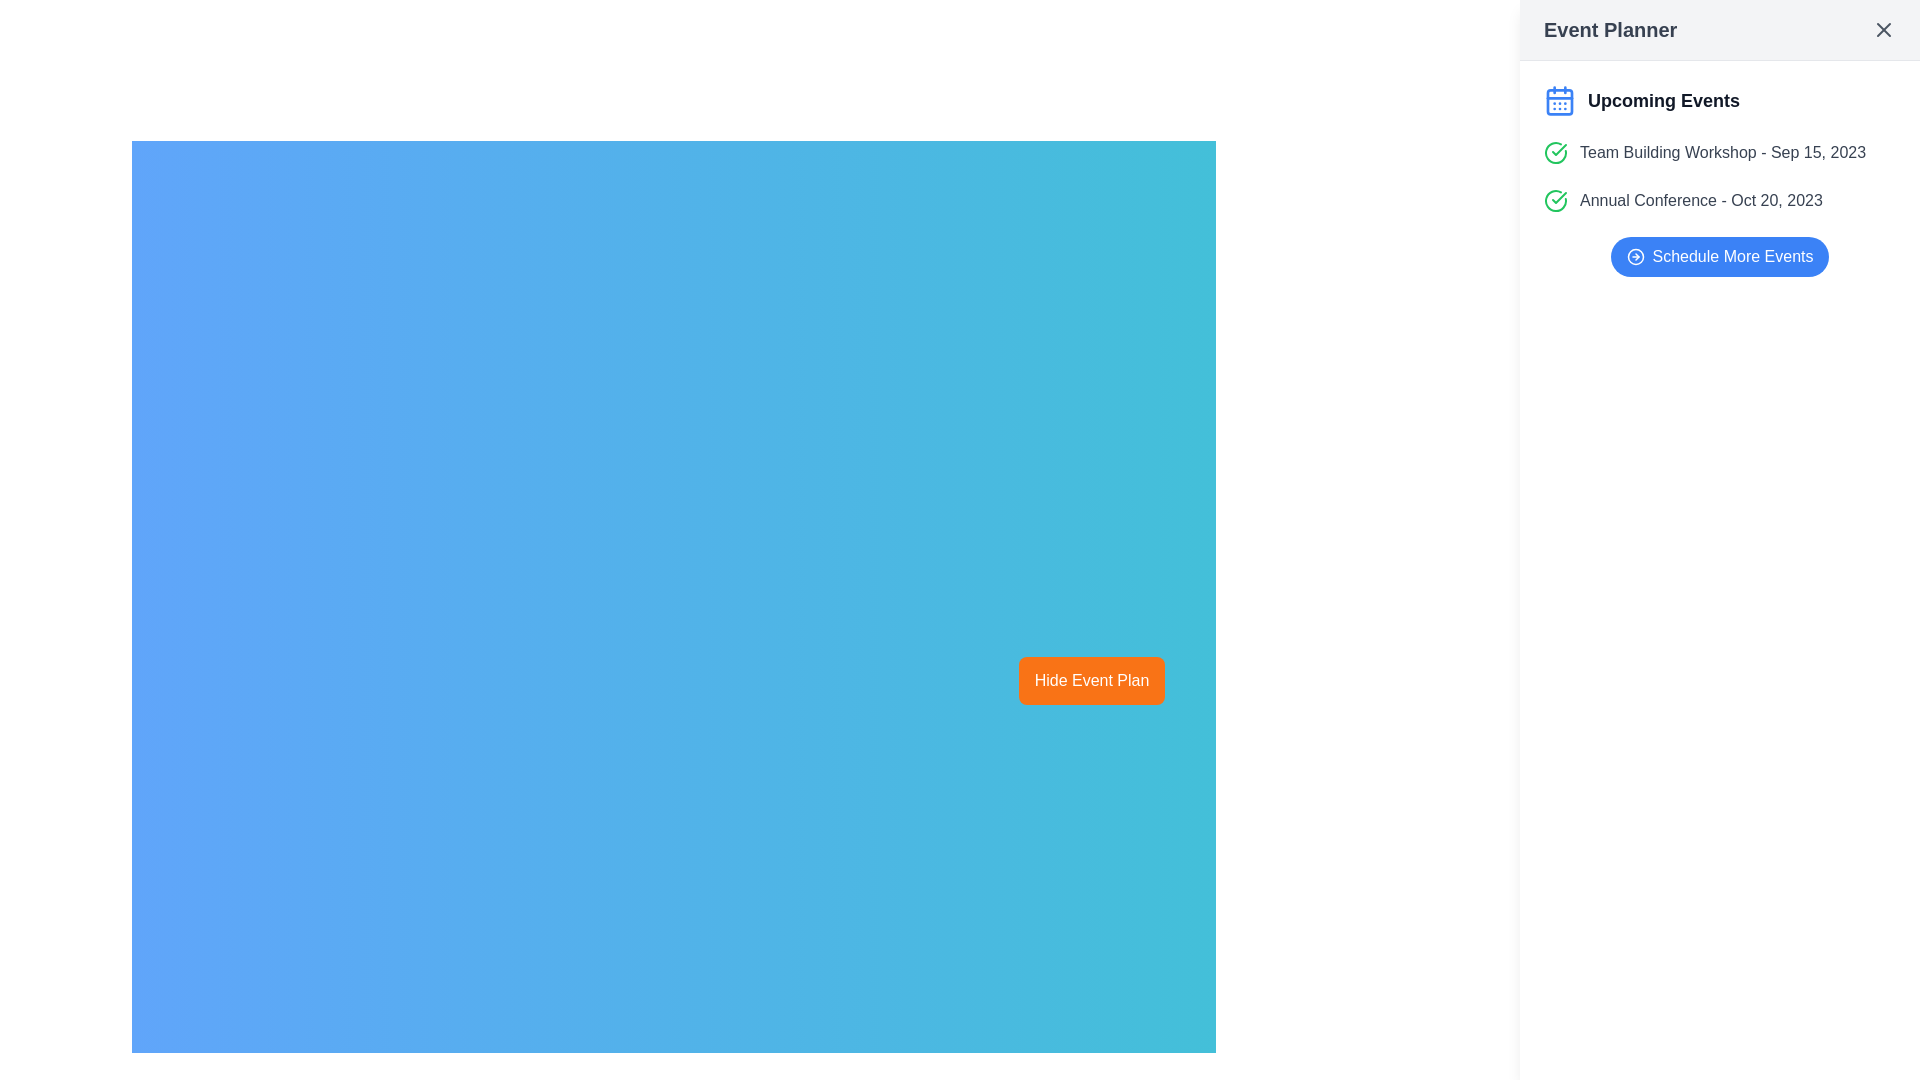  Describe the element at coordinates (1718, 256) in the screenshot. I see `the button with blue background and white text reading 'Schedule More Events'` at that location.